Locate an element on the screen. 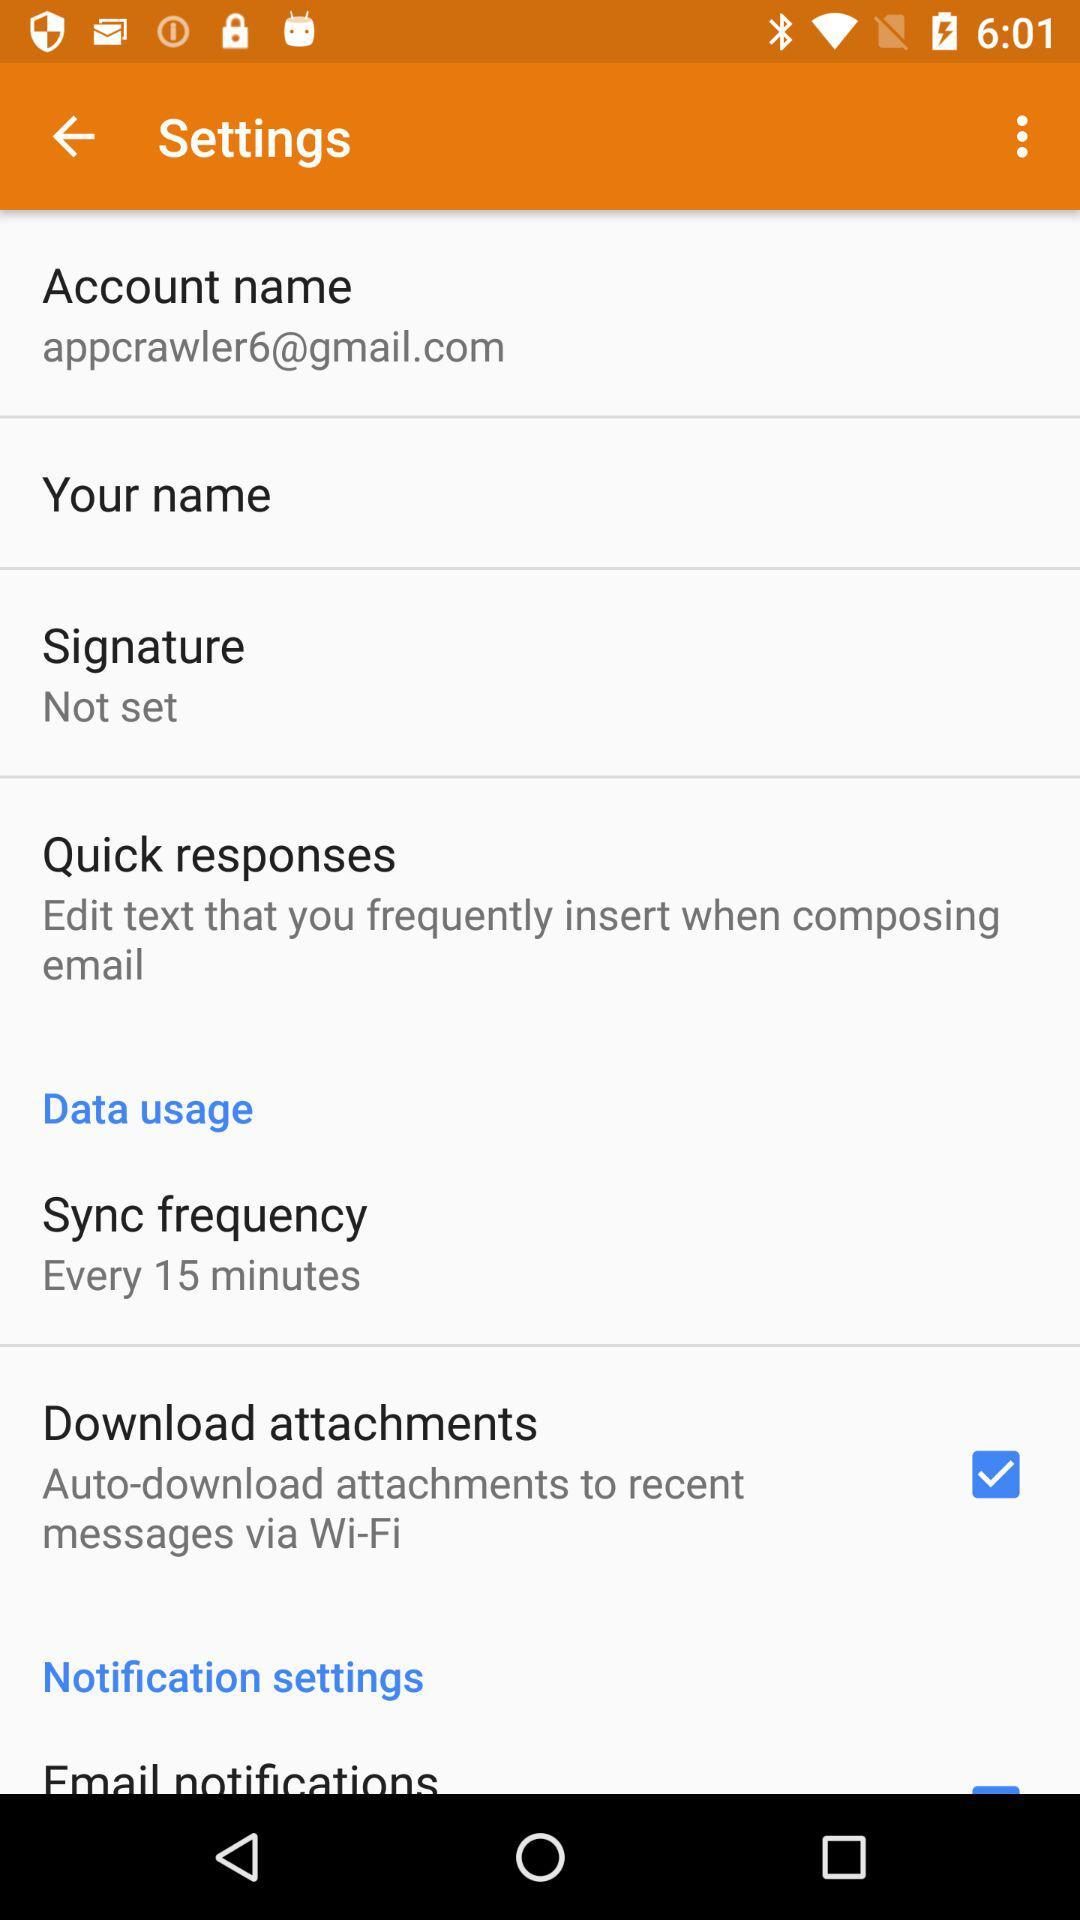 The image size is (1080, 1920). the signature app is located at coordinates (142, 644).